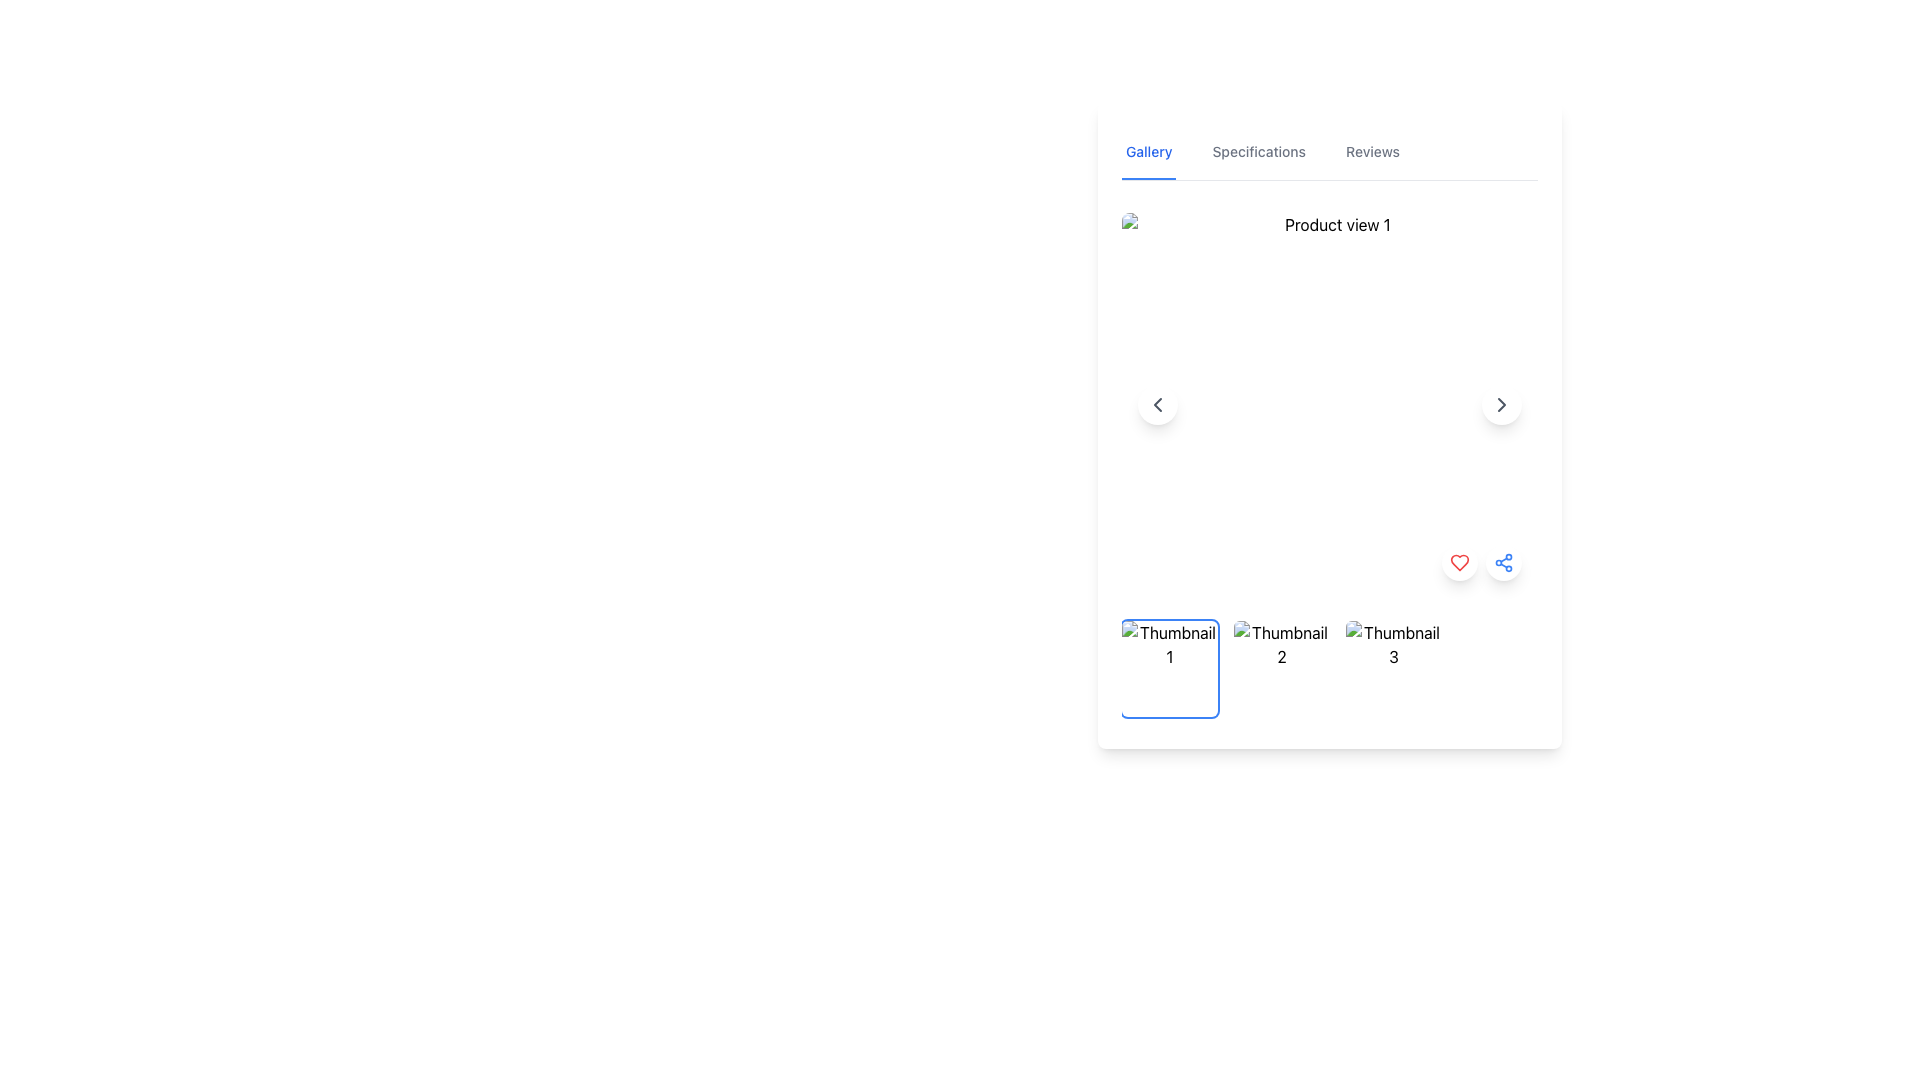 Image resolution: width=1920 pixels, height=1080 pixels. Describe the element at coordinates (1281, 668) in the screenshot. I see `the 'Thumbnail 2' image element, which is a 96x96 square with a greenish background and rounded corners` at that location.